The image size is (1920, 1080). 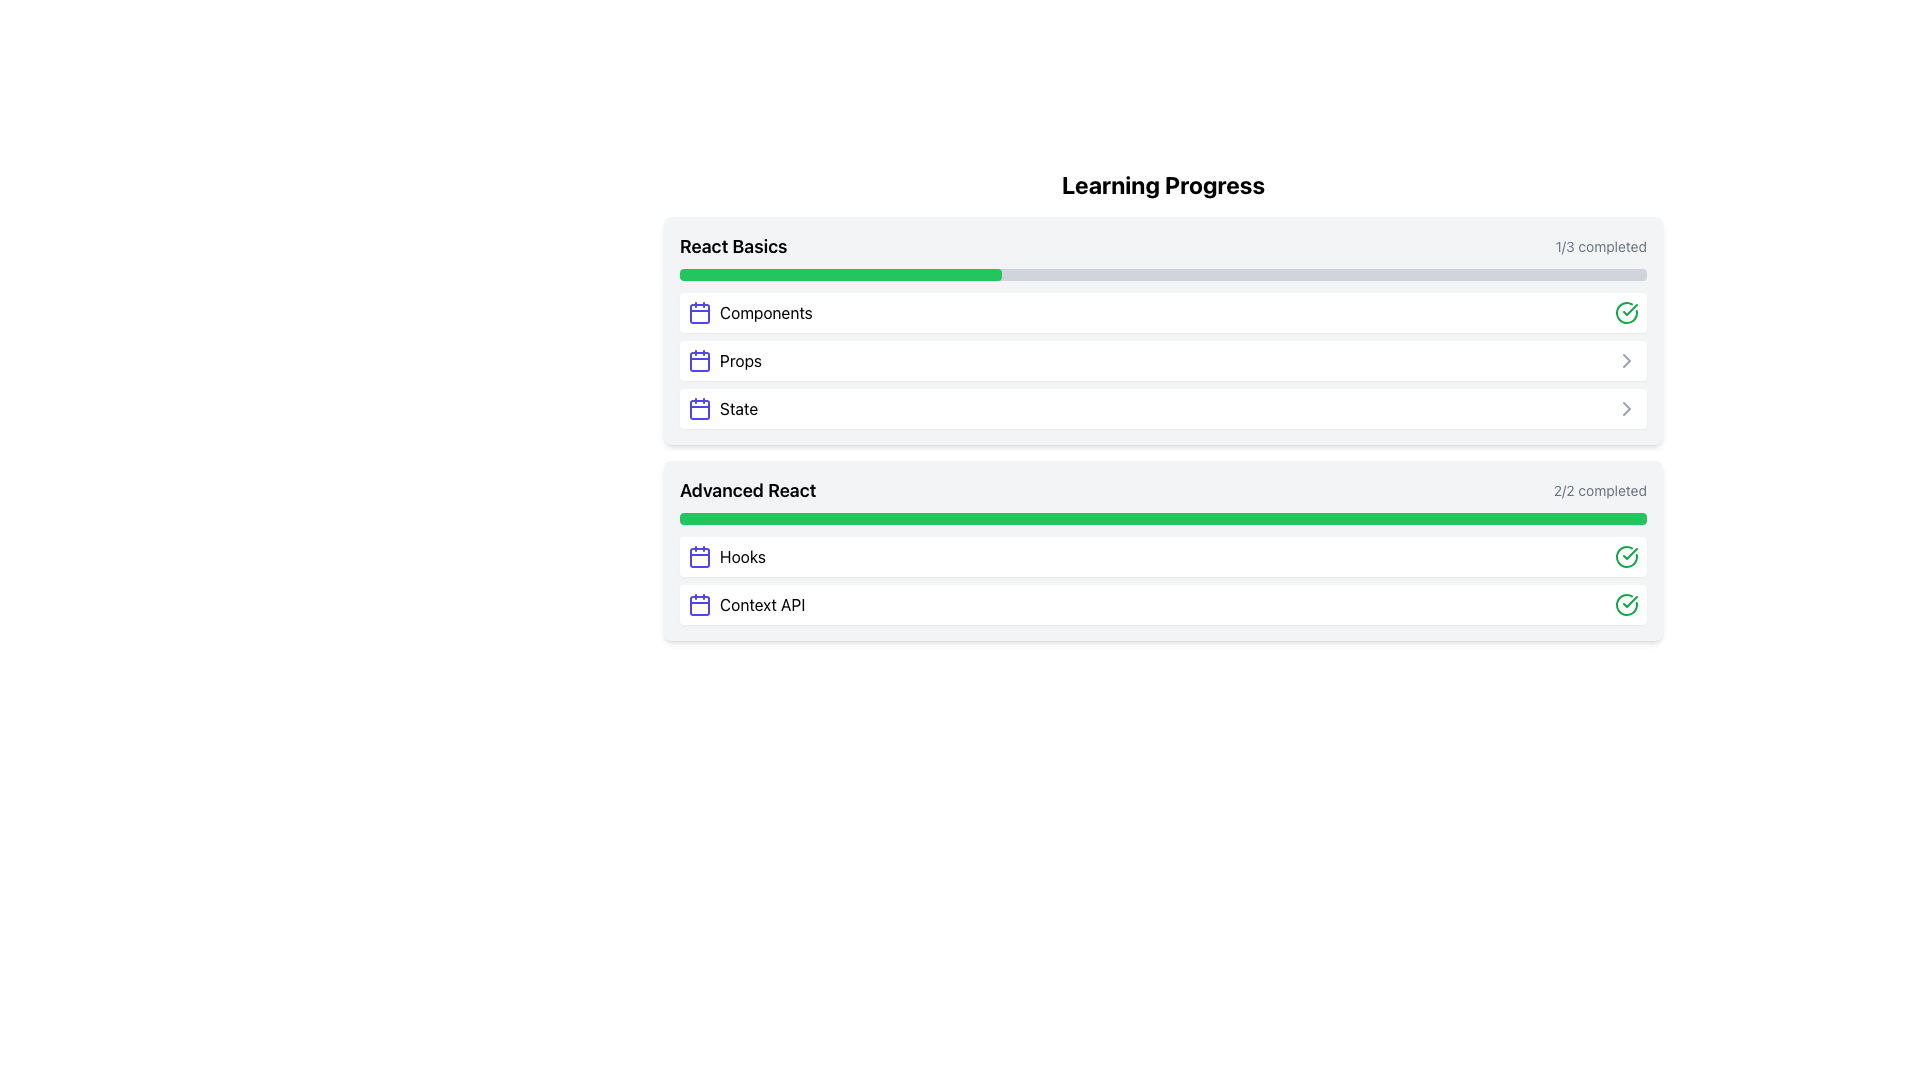 I want to click on the text label reading 'Props' which is the second item in the list under 'React Basics', positioned between 'Components' and 'State', so click(x=740, y=361).